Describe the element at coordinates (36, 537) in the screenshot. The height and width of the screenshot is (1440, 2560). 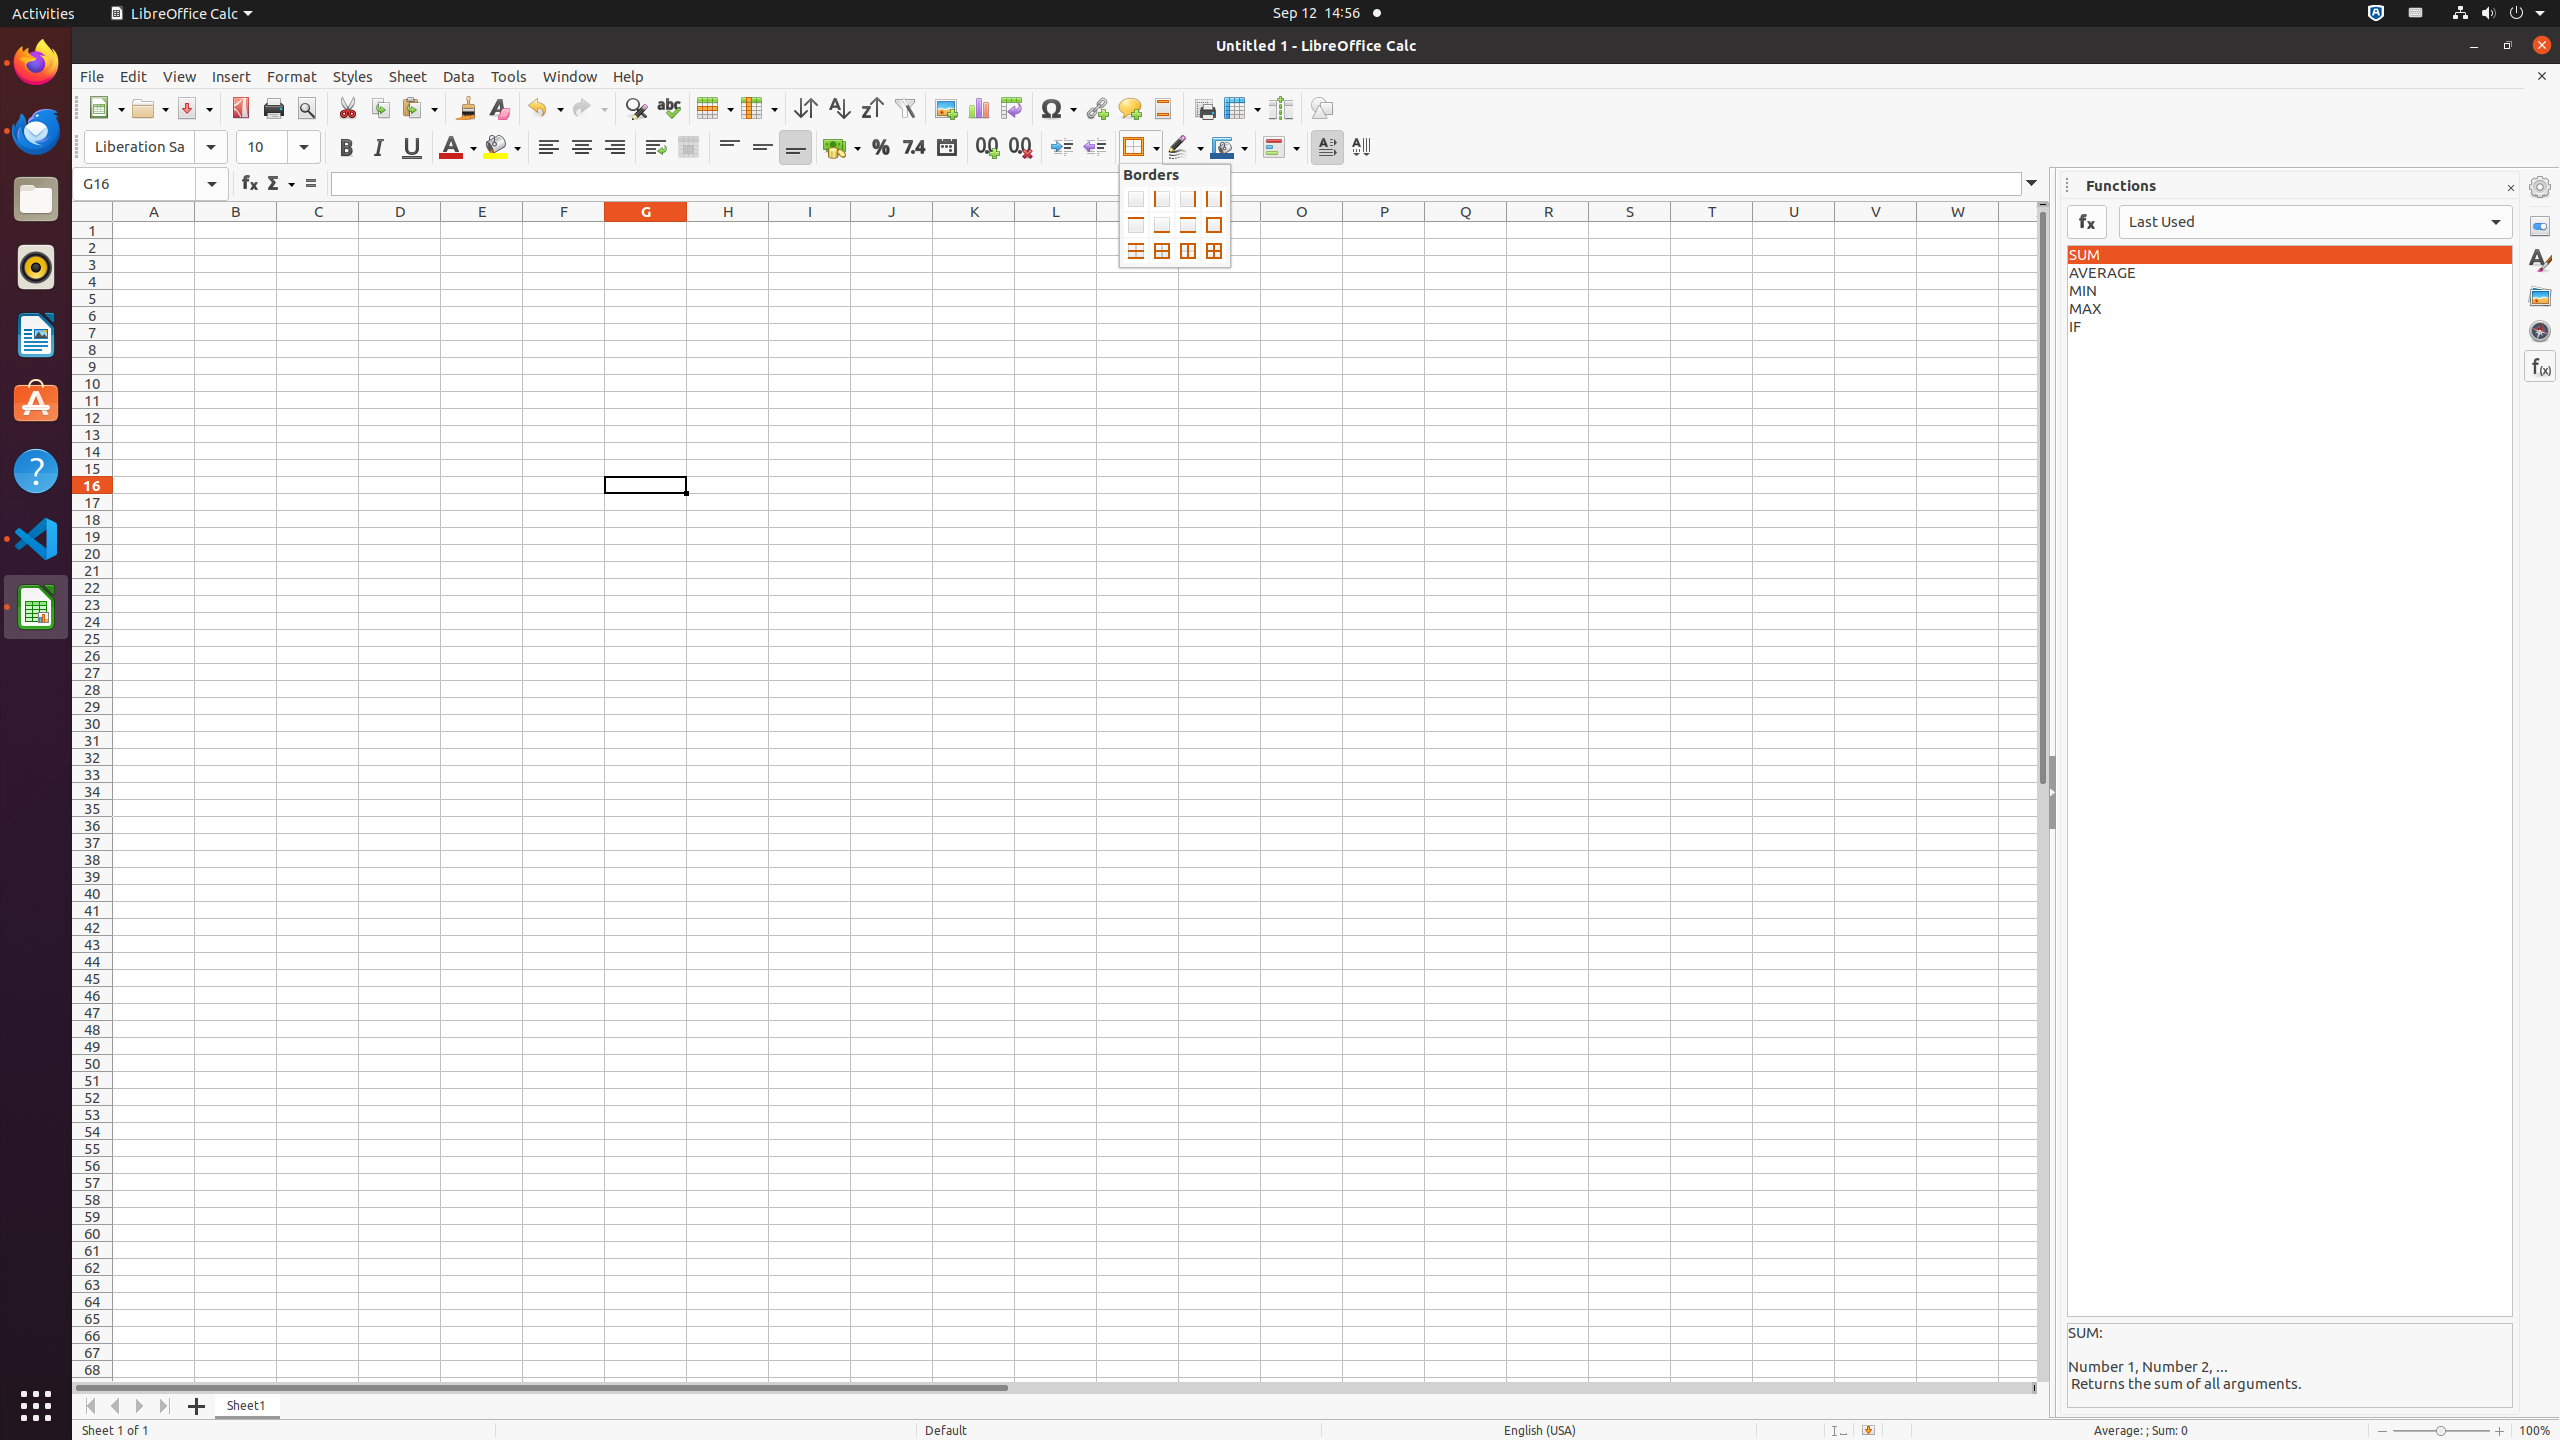
I see `'Visual Studio Code'` at that location.